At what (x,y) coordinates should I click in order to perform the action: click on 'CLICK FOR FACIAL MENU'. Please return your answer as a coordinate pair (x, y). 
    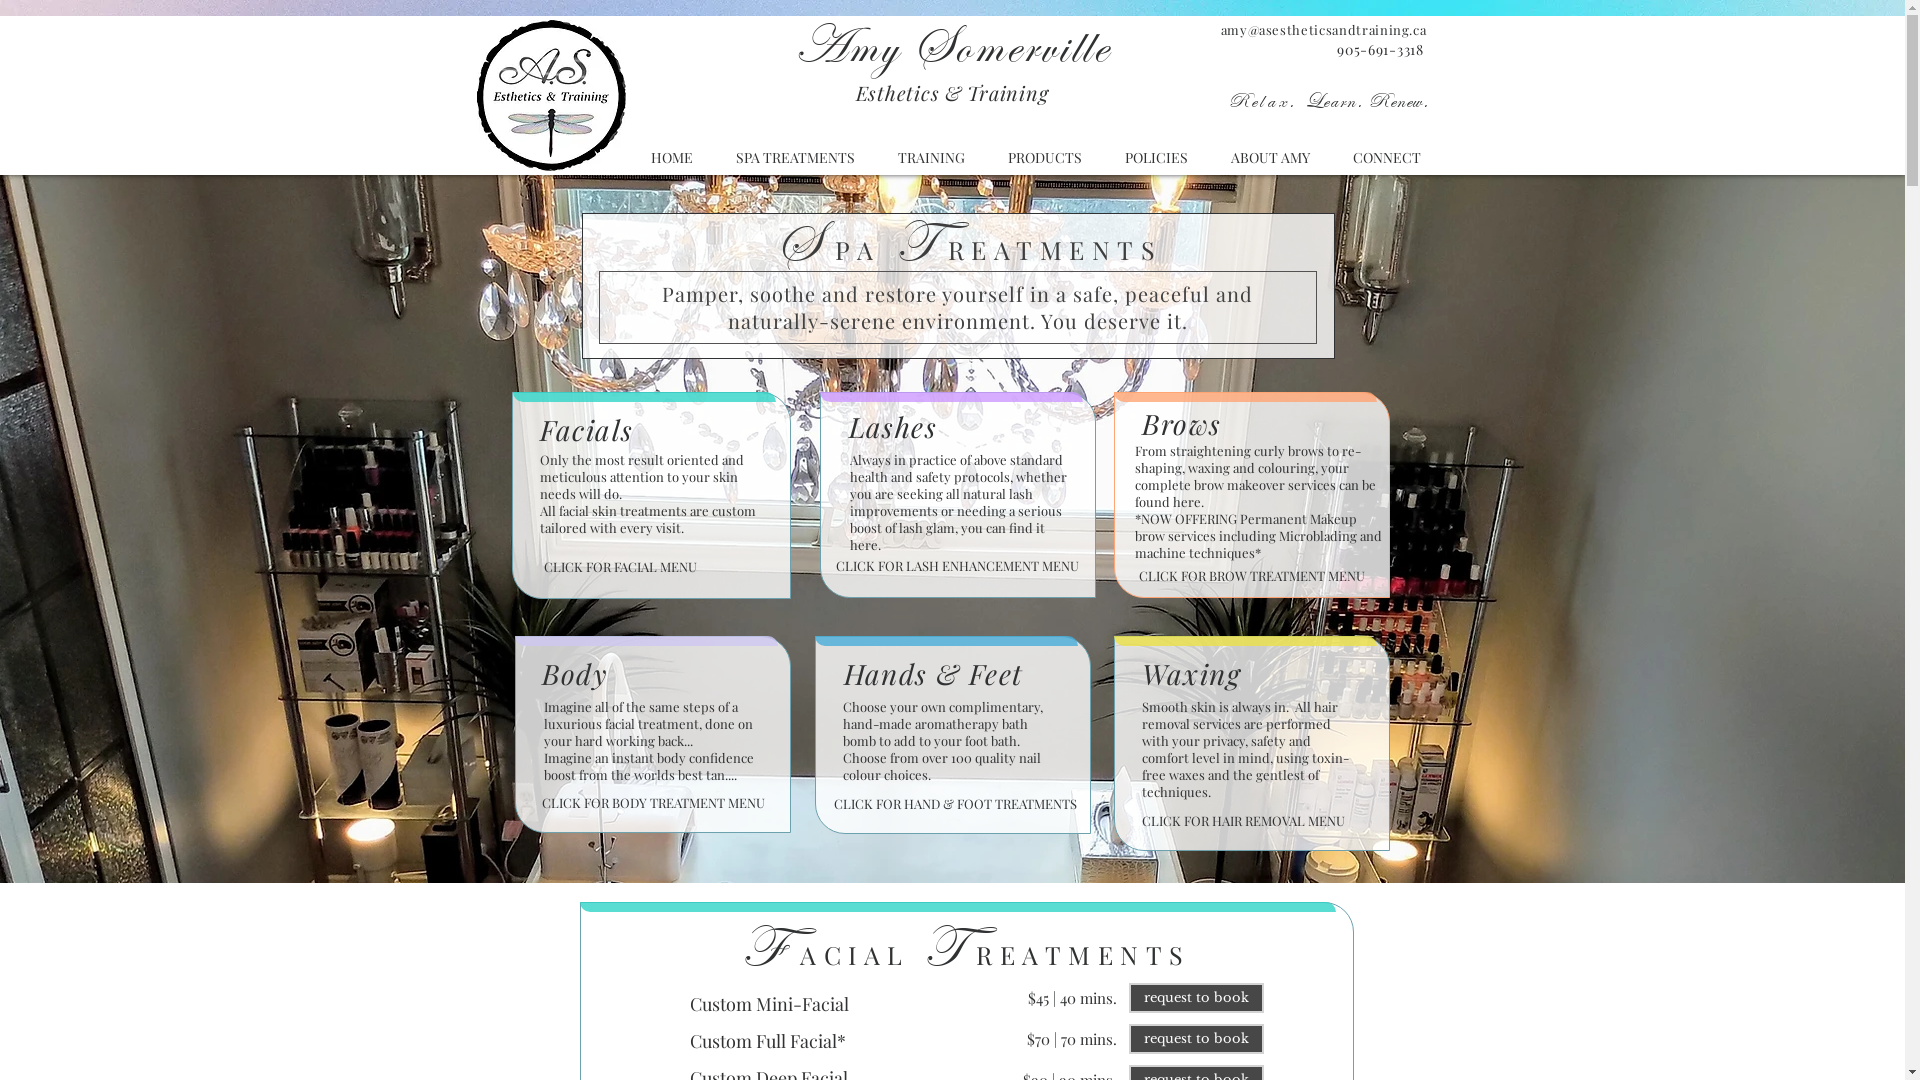
    Looking at the image, I should click on (619, 566).